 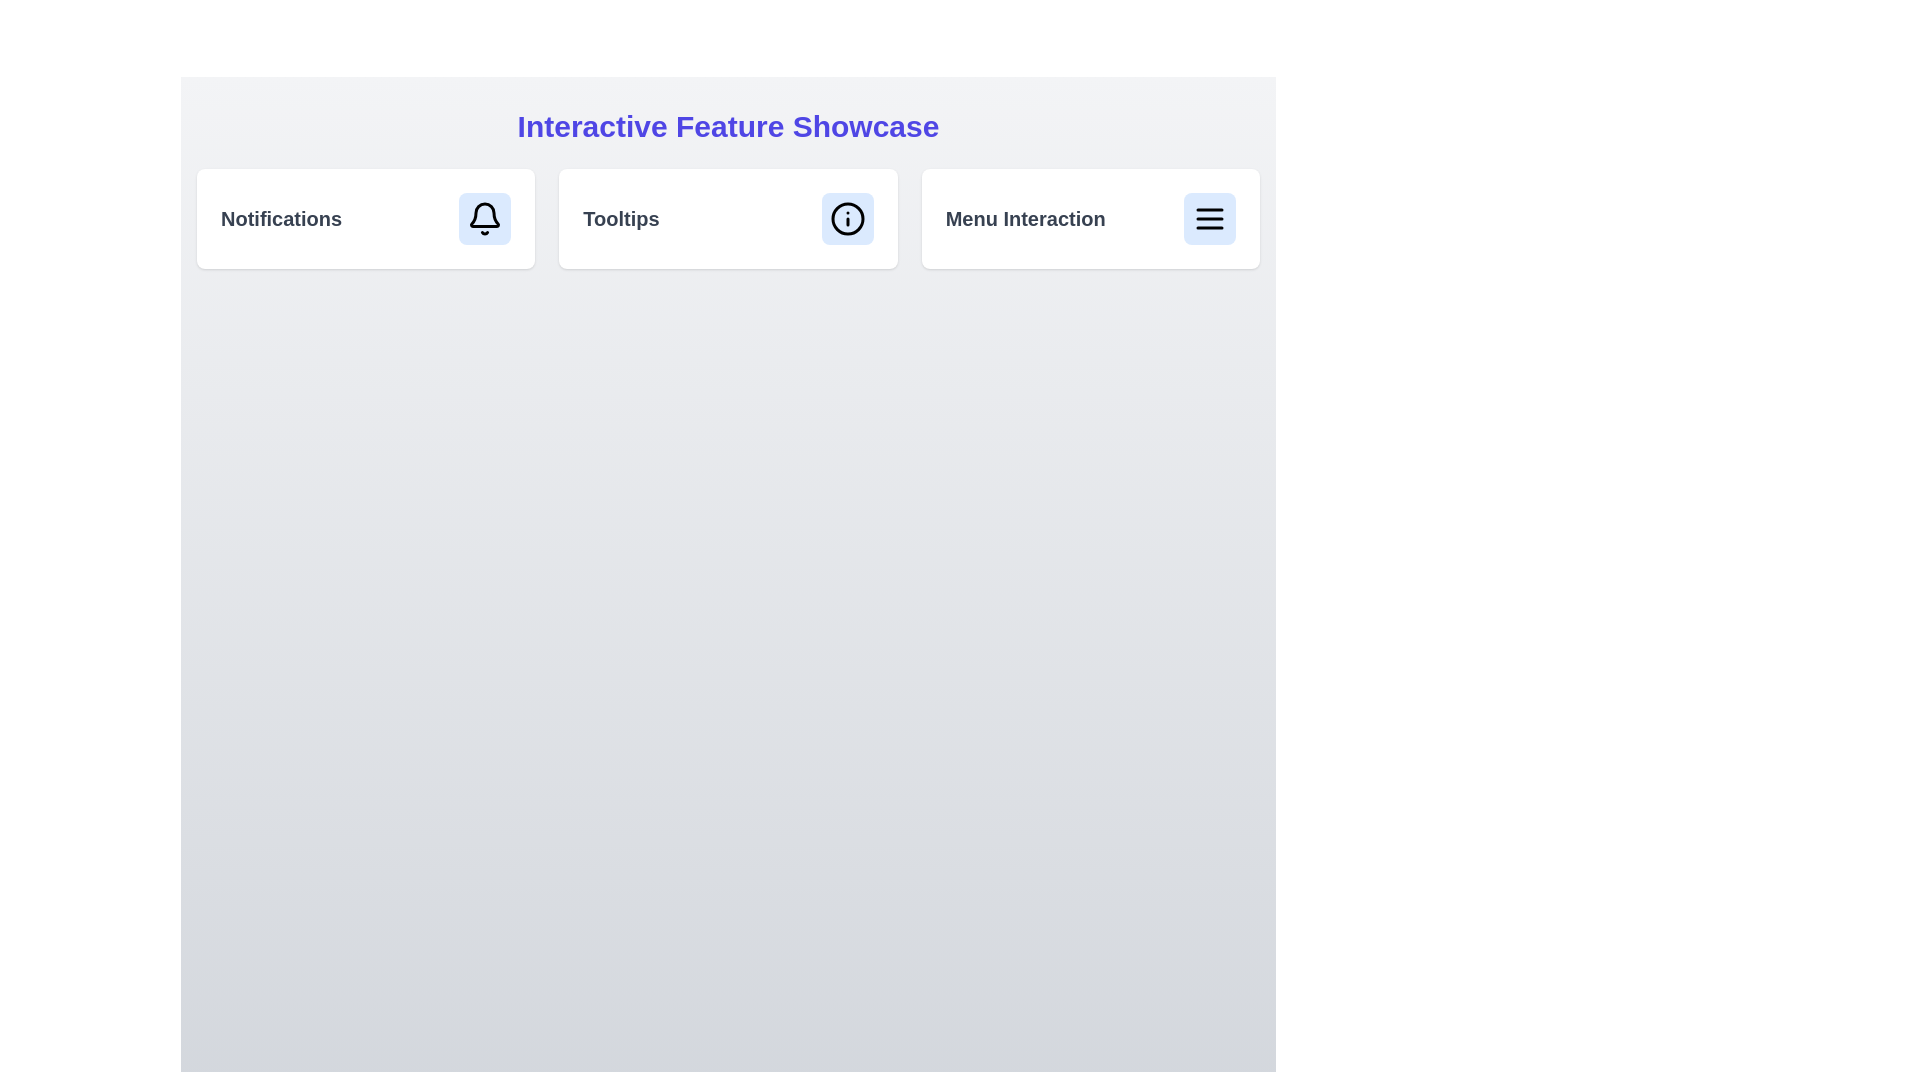 What do you see at coordinates (485, 219) in the screenshot?
I see `the notification icon located to the right of the 'Notifications' label` at bounding box center [485, 219].